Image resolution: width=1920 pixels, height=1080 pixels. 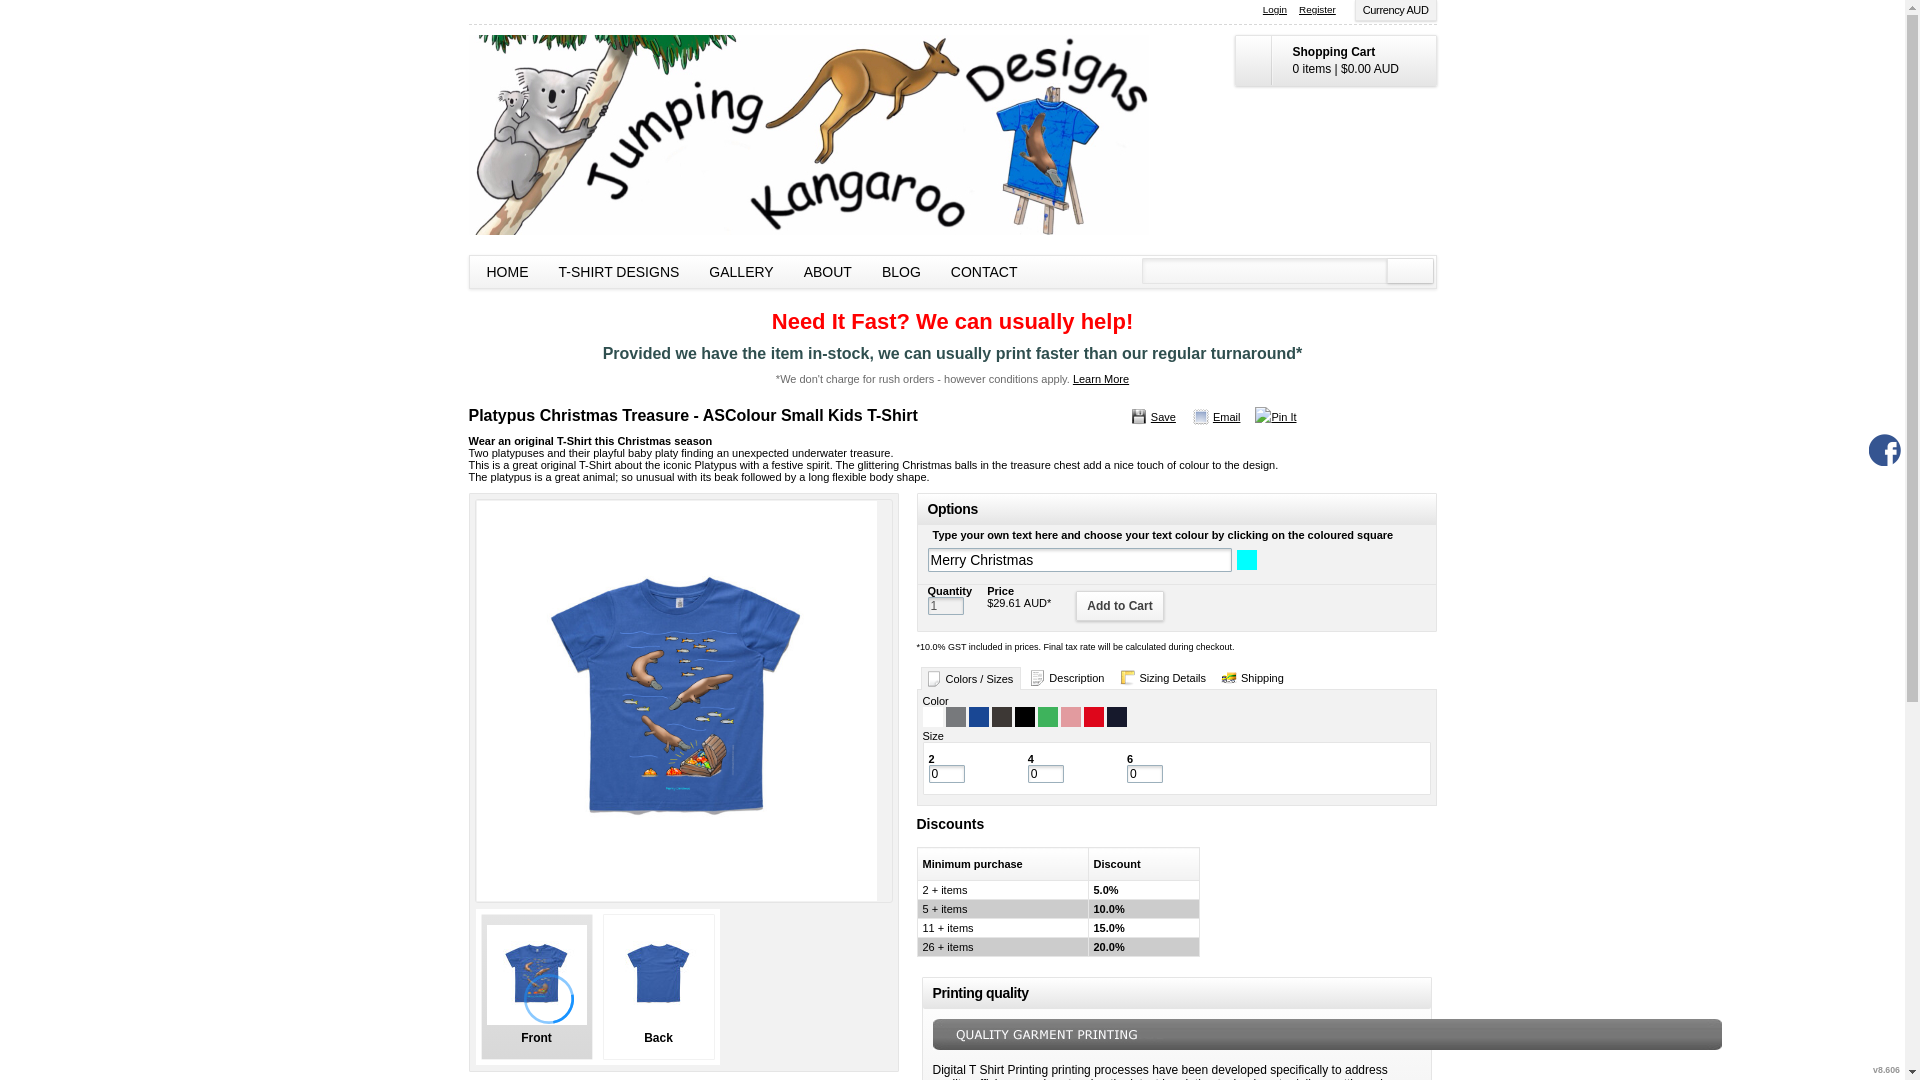 I want to click on 'ABOUT', so click(x=828, y=272).